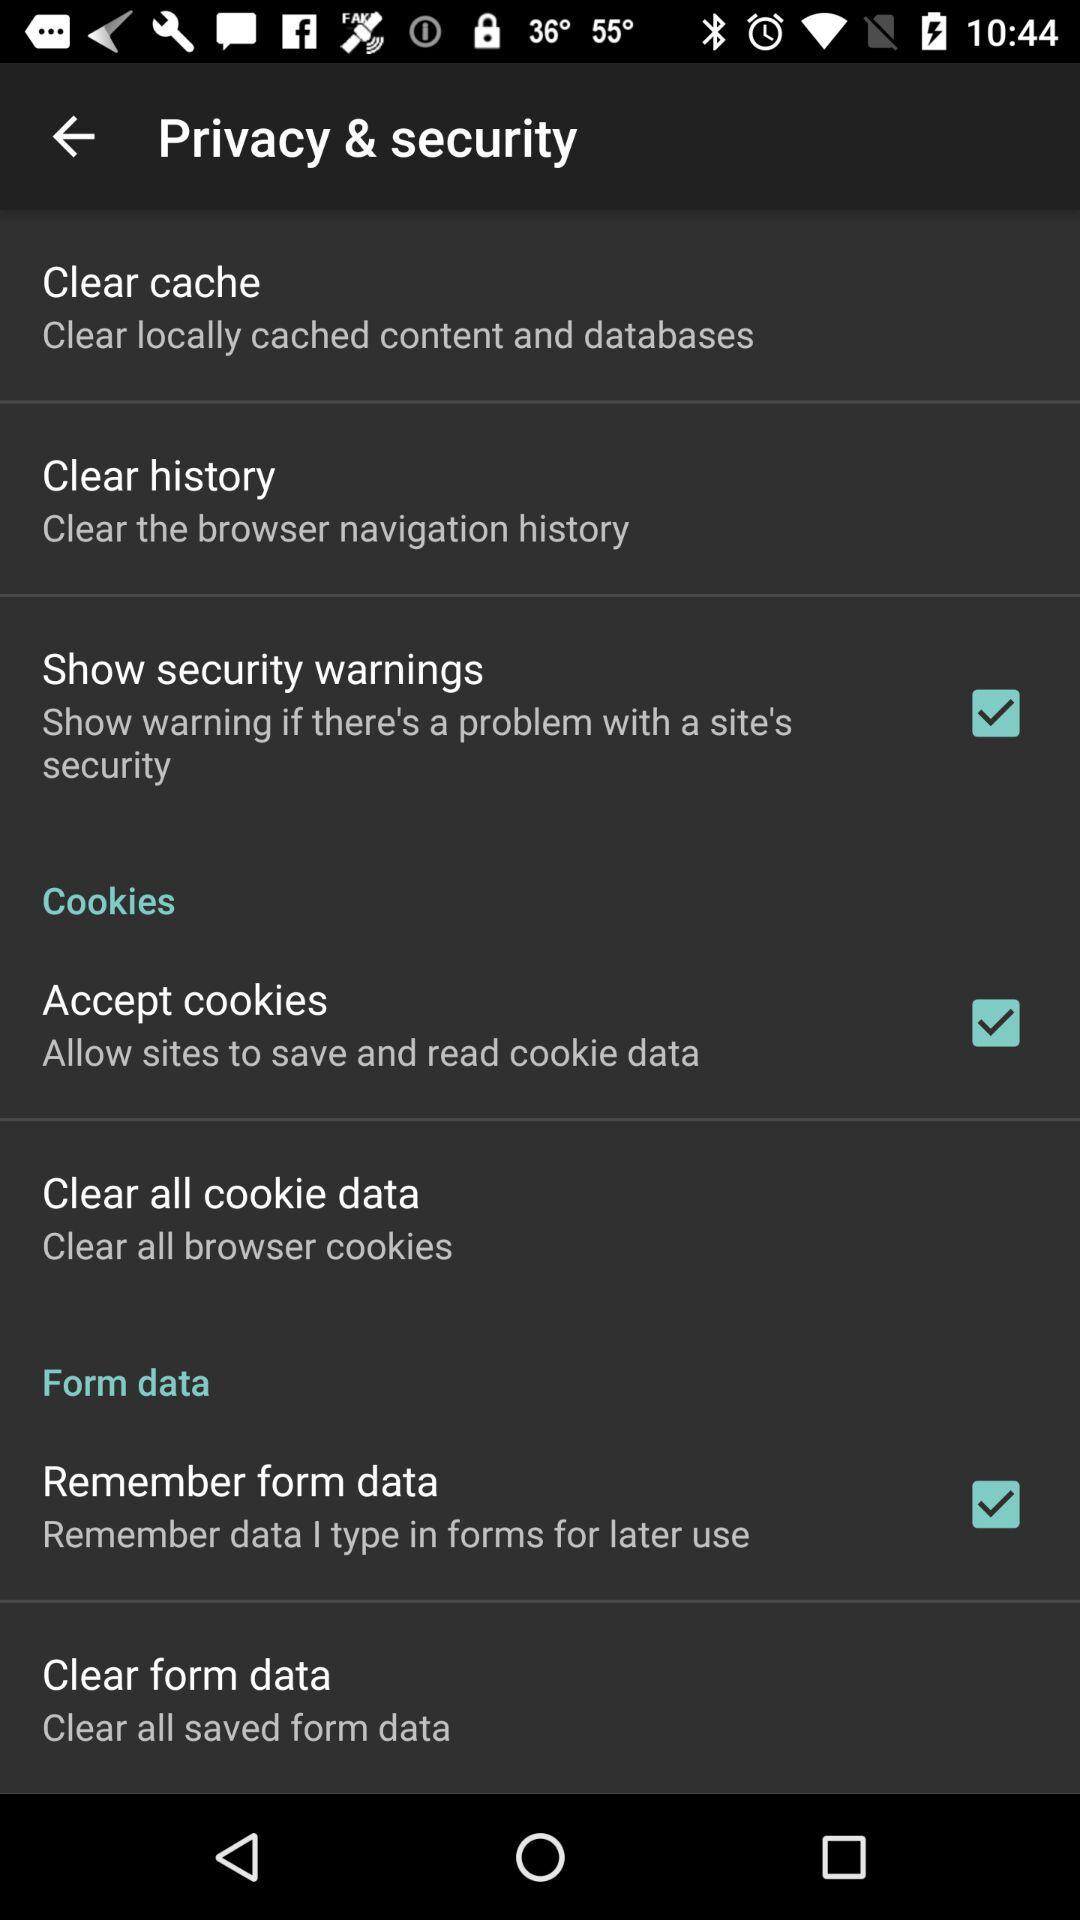 The height and width of the screenshot is (1920, 1080). I want to click on app above cookies item, so click(477, 741).